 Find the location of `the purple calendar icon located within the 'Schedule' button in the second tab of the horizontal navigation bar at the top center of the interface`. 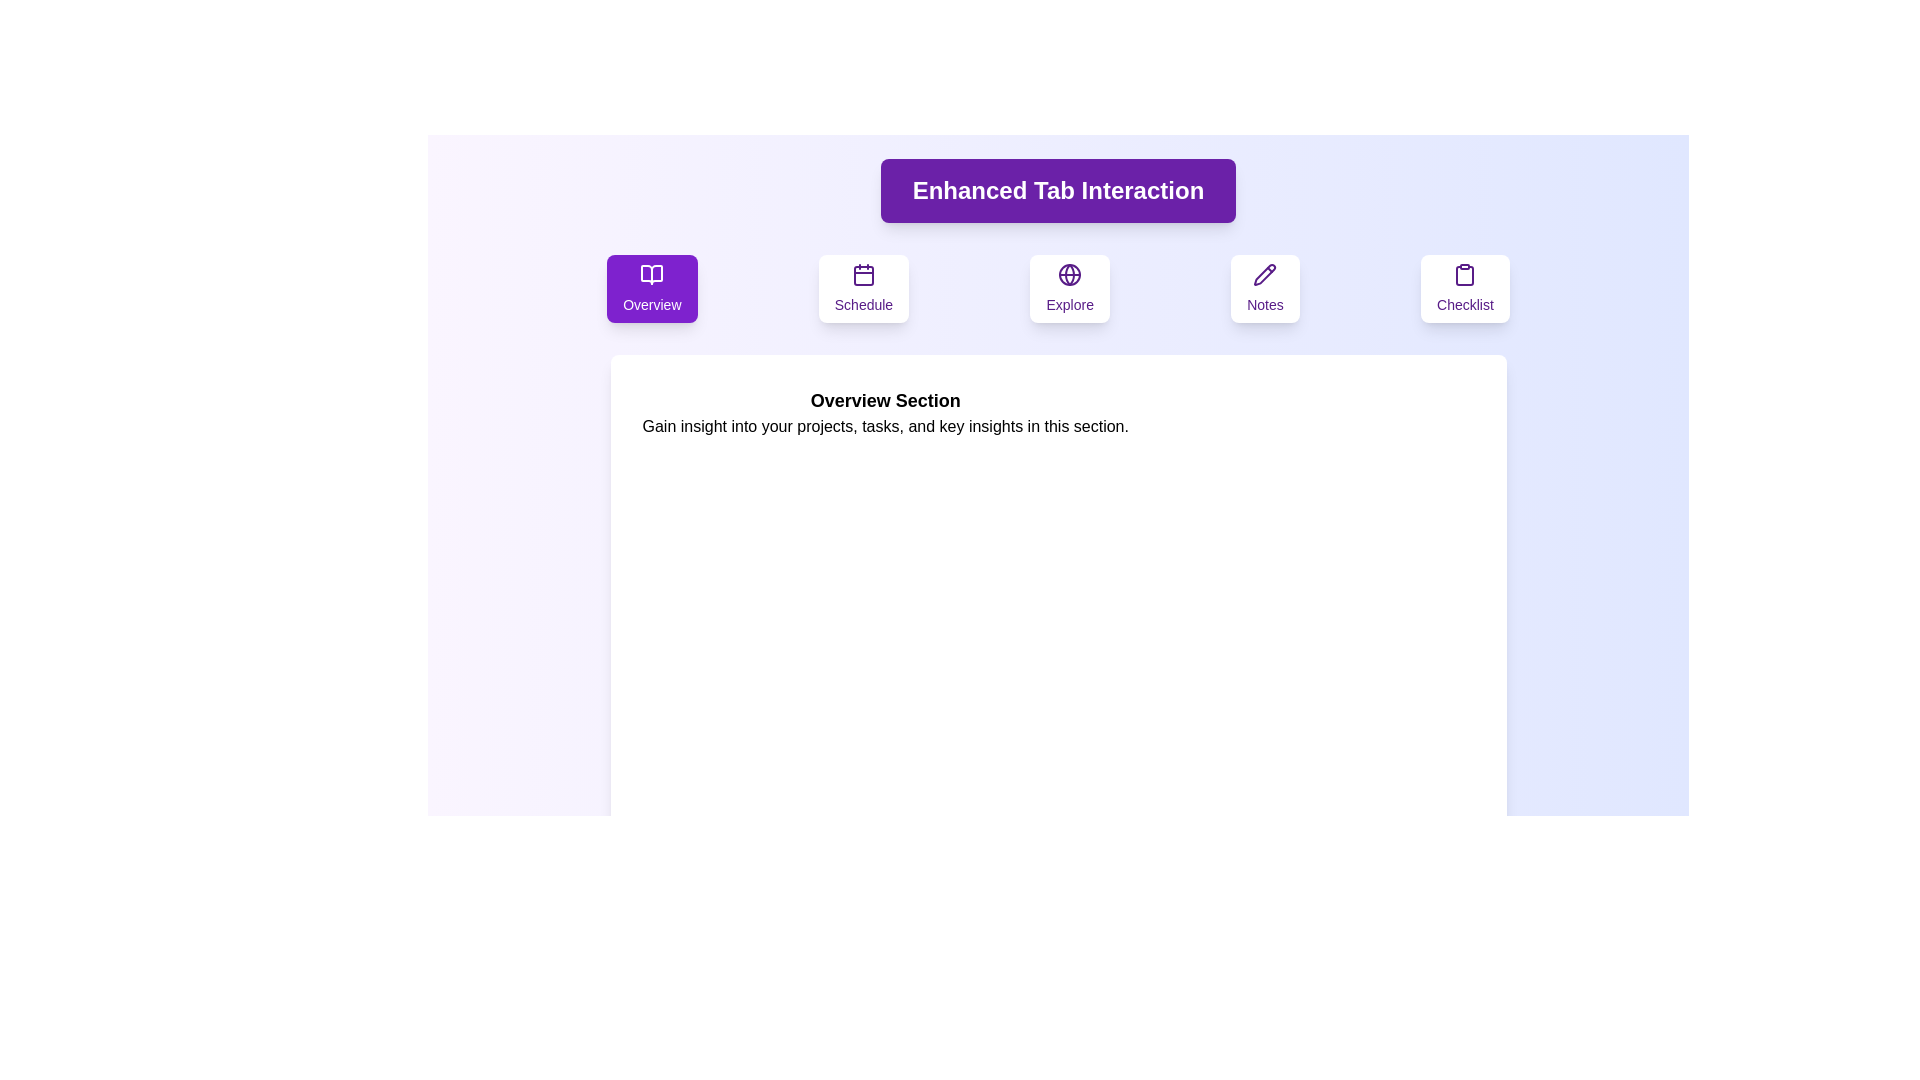

the purple calendar icon located within the 'Schedule' button in the second tab of the horizontal navigation bar at the top center of the interface is located at coordinates (864, 274).